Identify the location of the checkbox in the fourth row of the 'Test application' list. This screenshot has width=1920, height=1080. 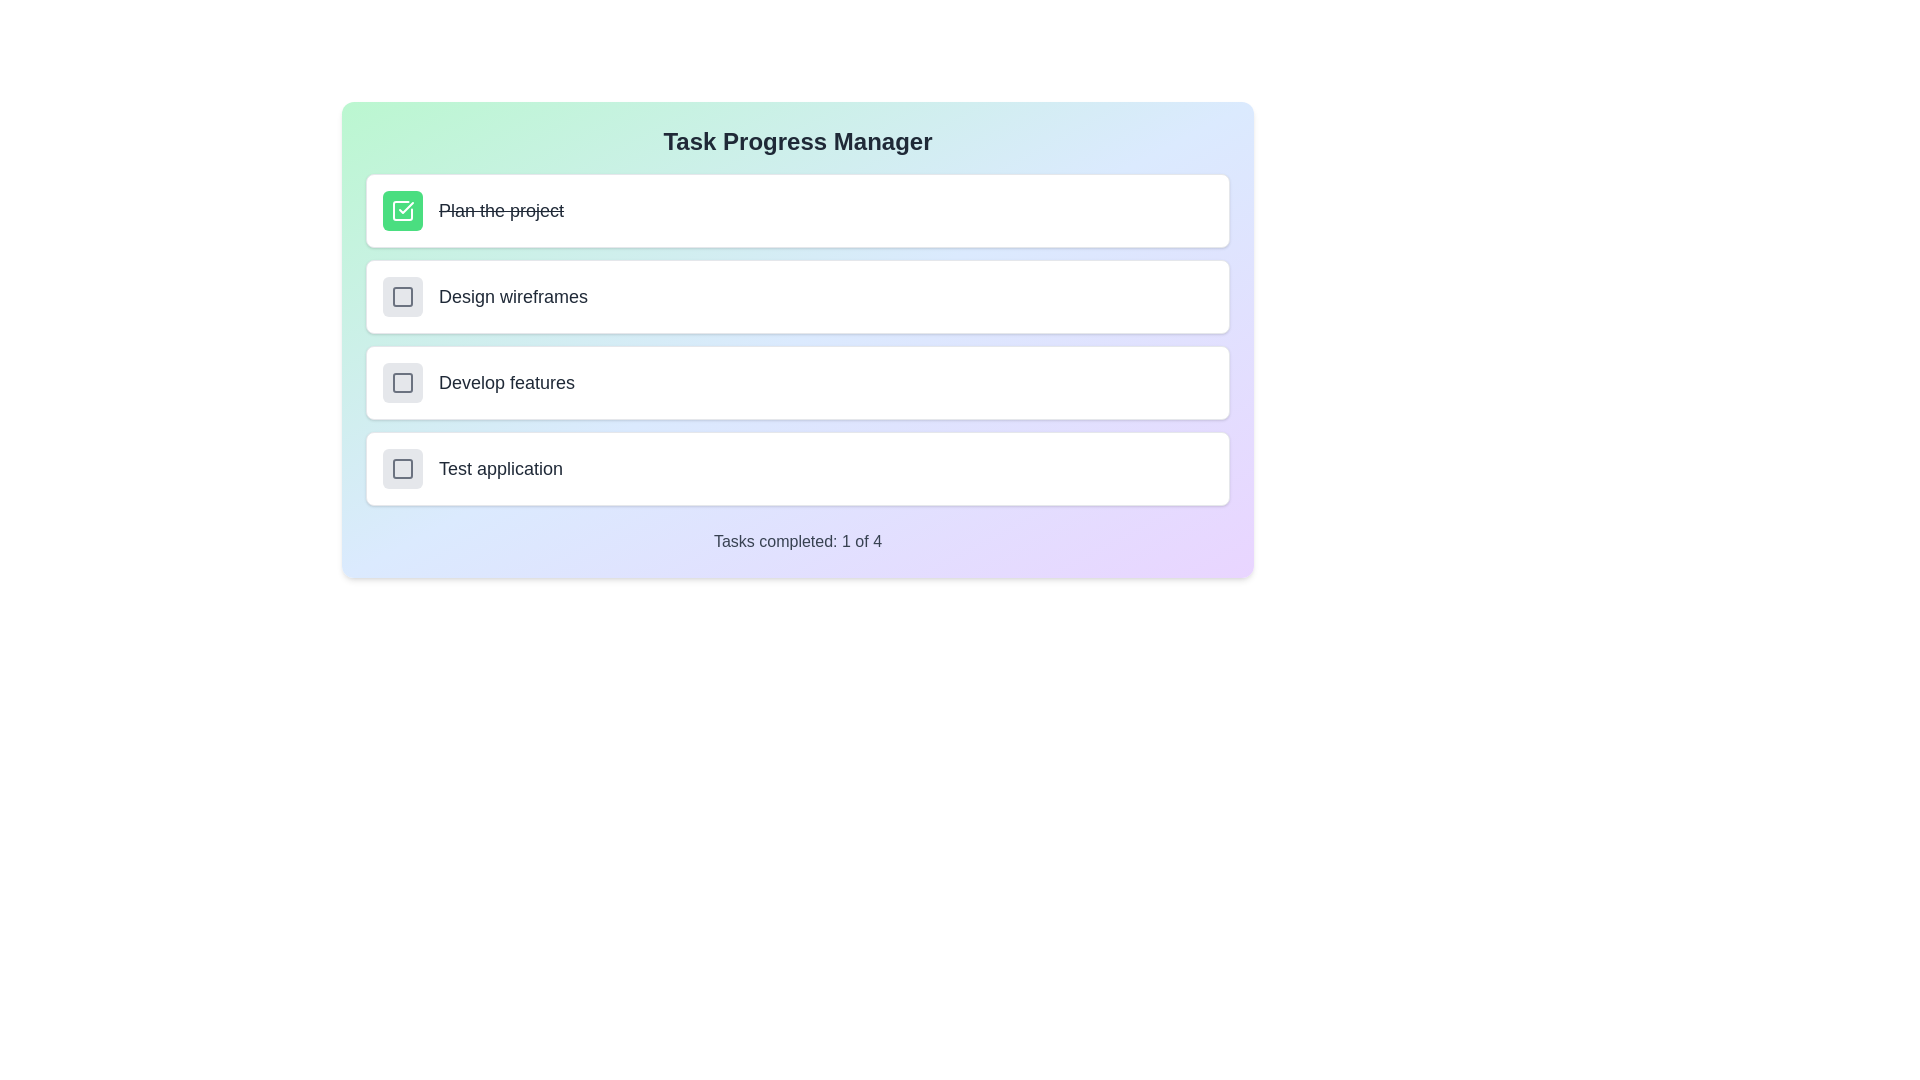
(402, 469).